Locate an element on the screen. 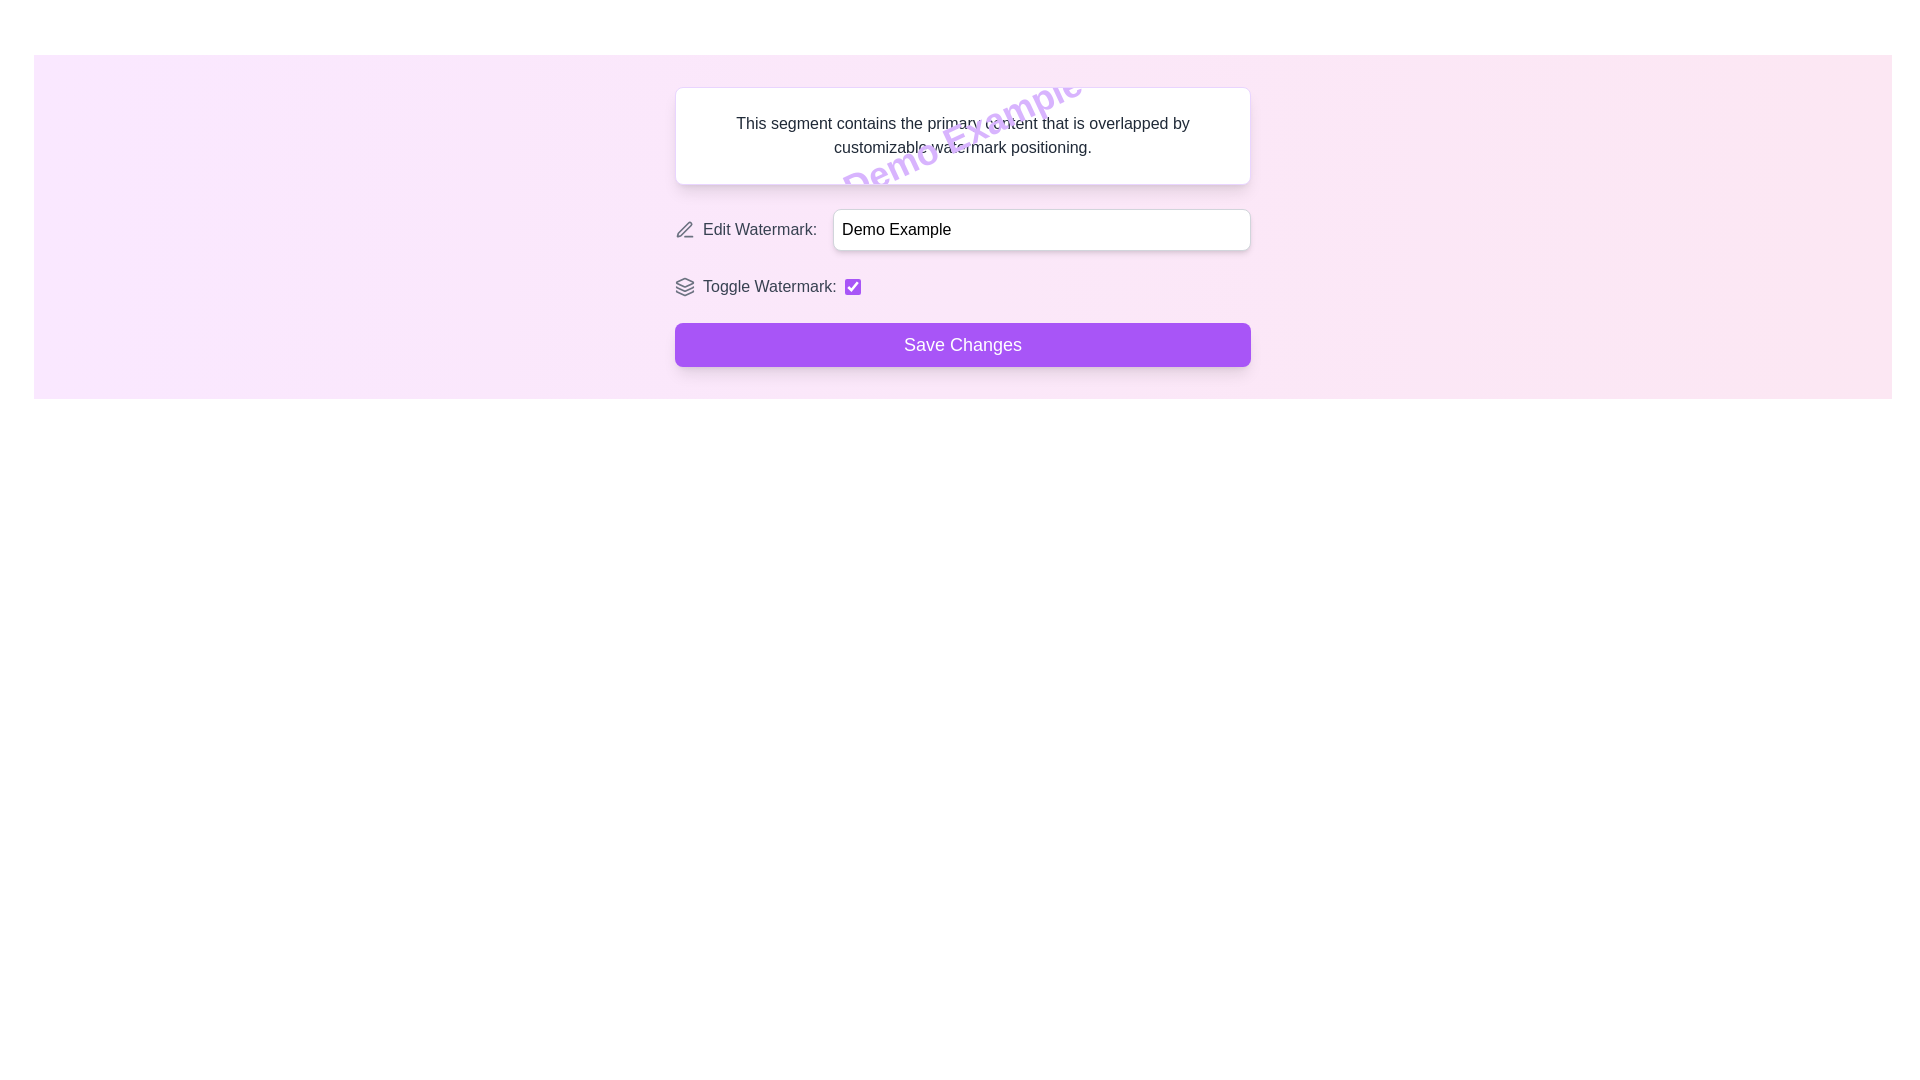 This screenshot has height=1080, width=1920. the label with a gray font and a pen icon, located to the left of the text input field and above the toggle switch labeled 'Toggle Watermark' is located at coordinates (745, 229).